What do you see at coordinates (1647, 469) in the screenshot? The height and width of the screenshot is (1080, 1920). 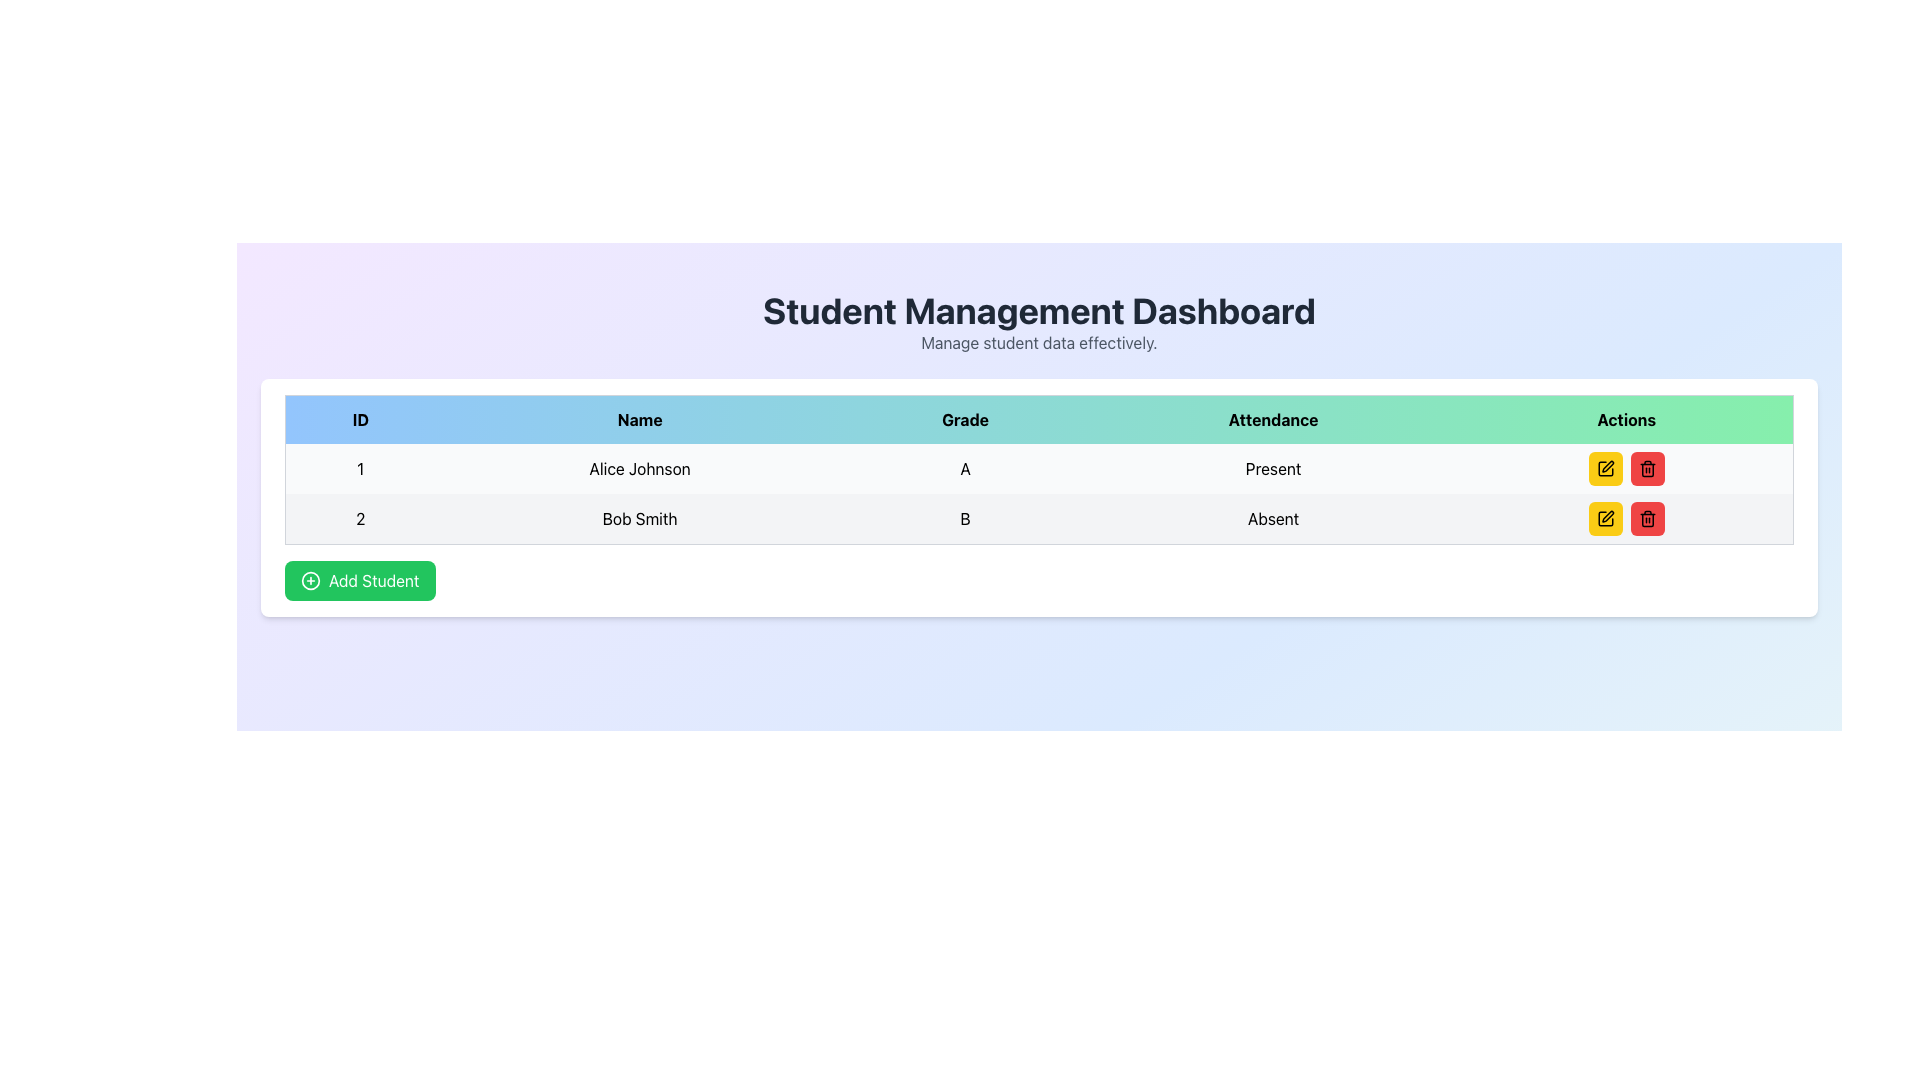 I see `the delete icon button located as the second icon in the 'Actions' column of the second row of the table` at bounding box center [1647, 469].